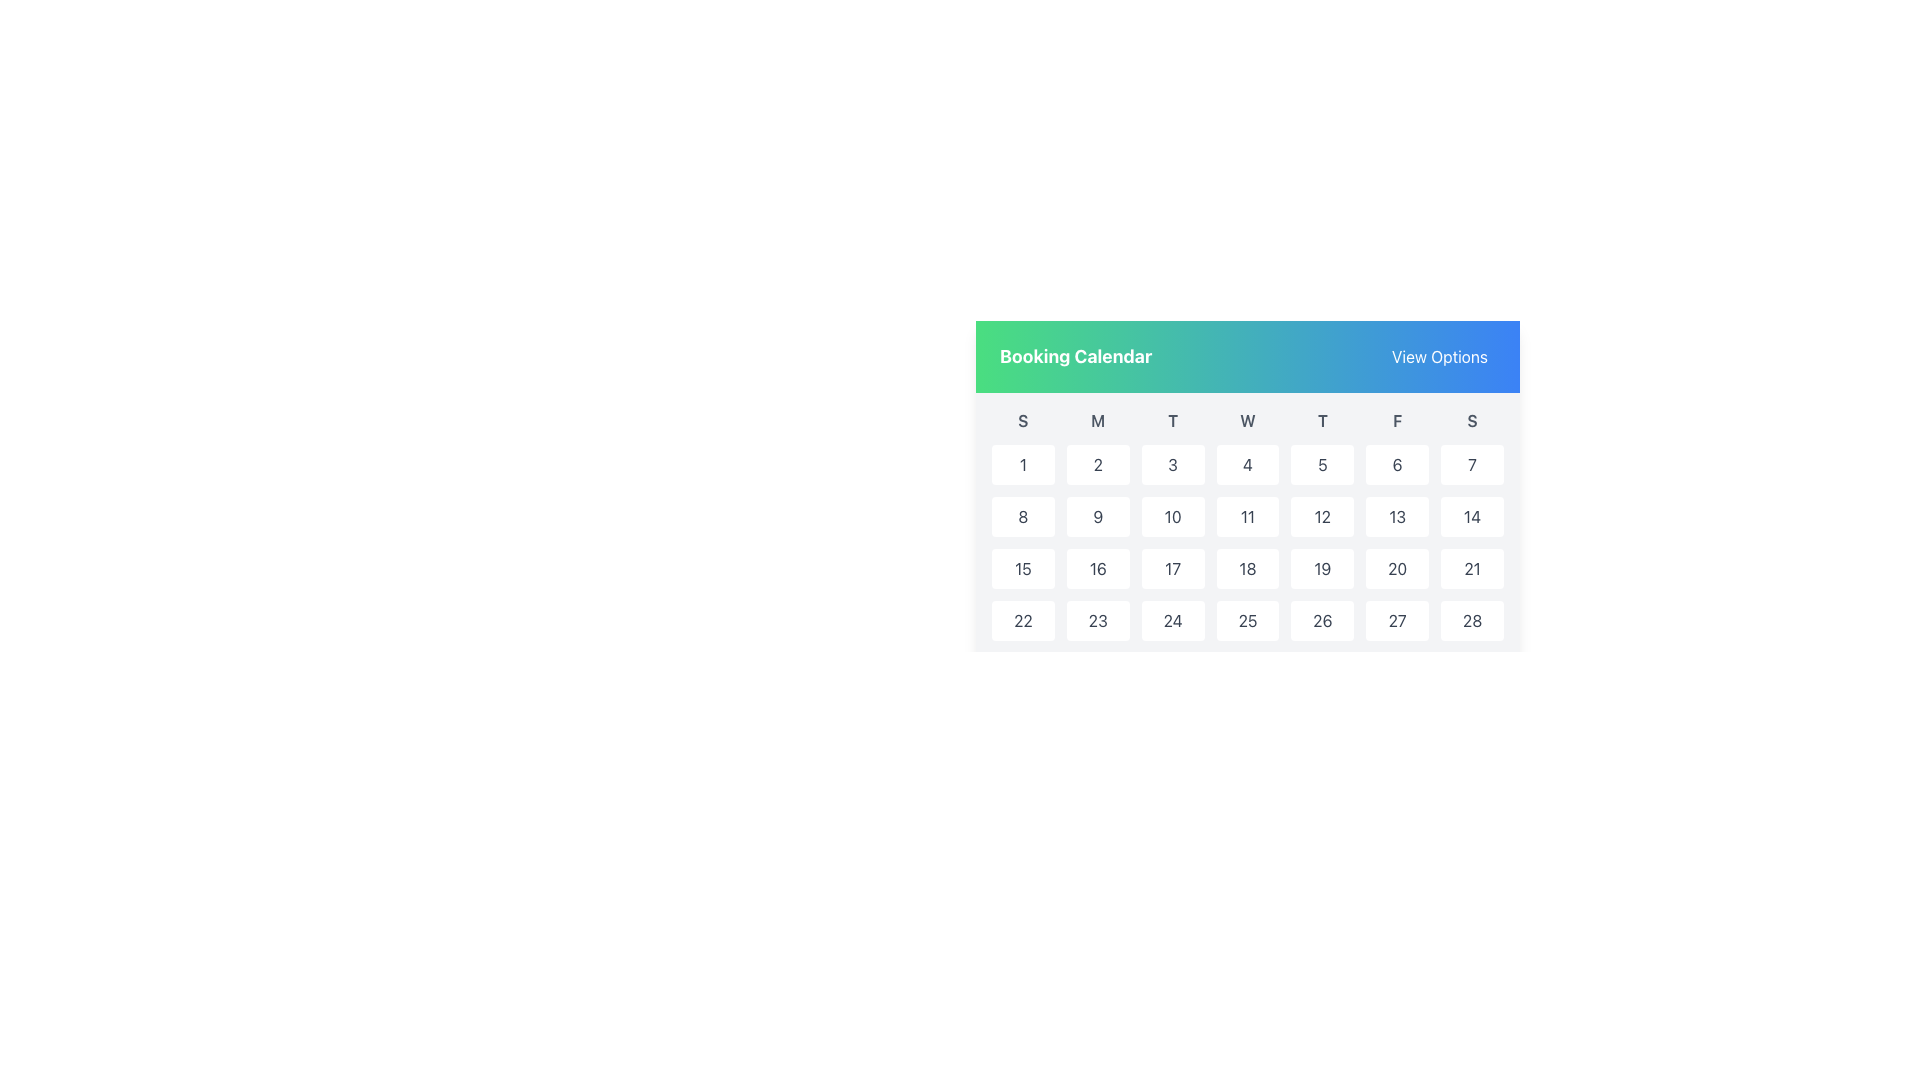  Describe the element at coordinates (1247, 620) in the screenshot. I see `the Text-based day cell displaying '25' in the 4th column of the 5th row of the calendar grid` at that location.